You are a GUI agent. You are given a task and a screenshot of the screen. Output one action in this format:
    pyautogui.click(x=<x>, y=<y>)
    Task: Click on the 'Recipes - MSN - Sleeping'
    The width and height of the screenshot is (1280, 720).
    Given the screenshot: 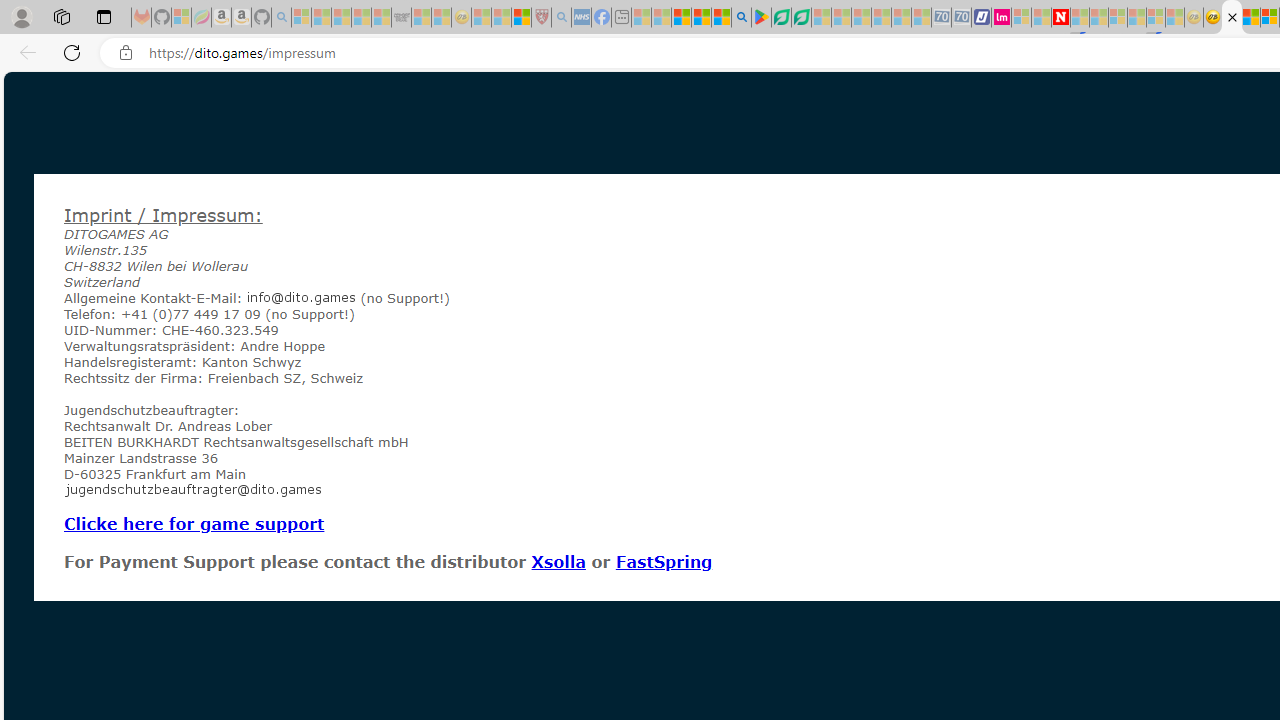 What is the action you would take?
    pyautogui.click(x=481, y=17)
    